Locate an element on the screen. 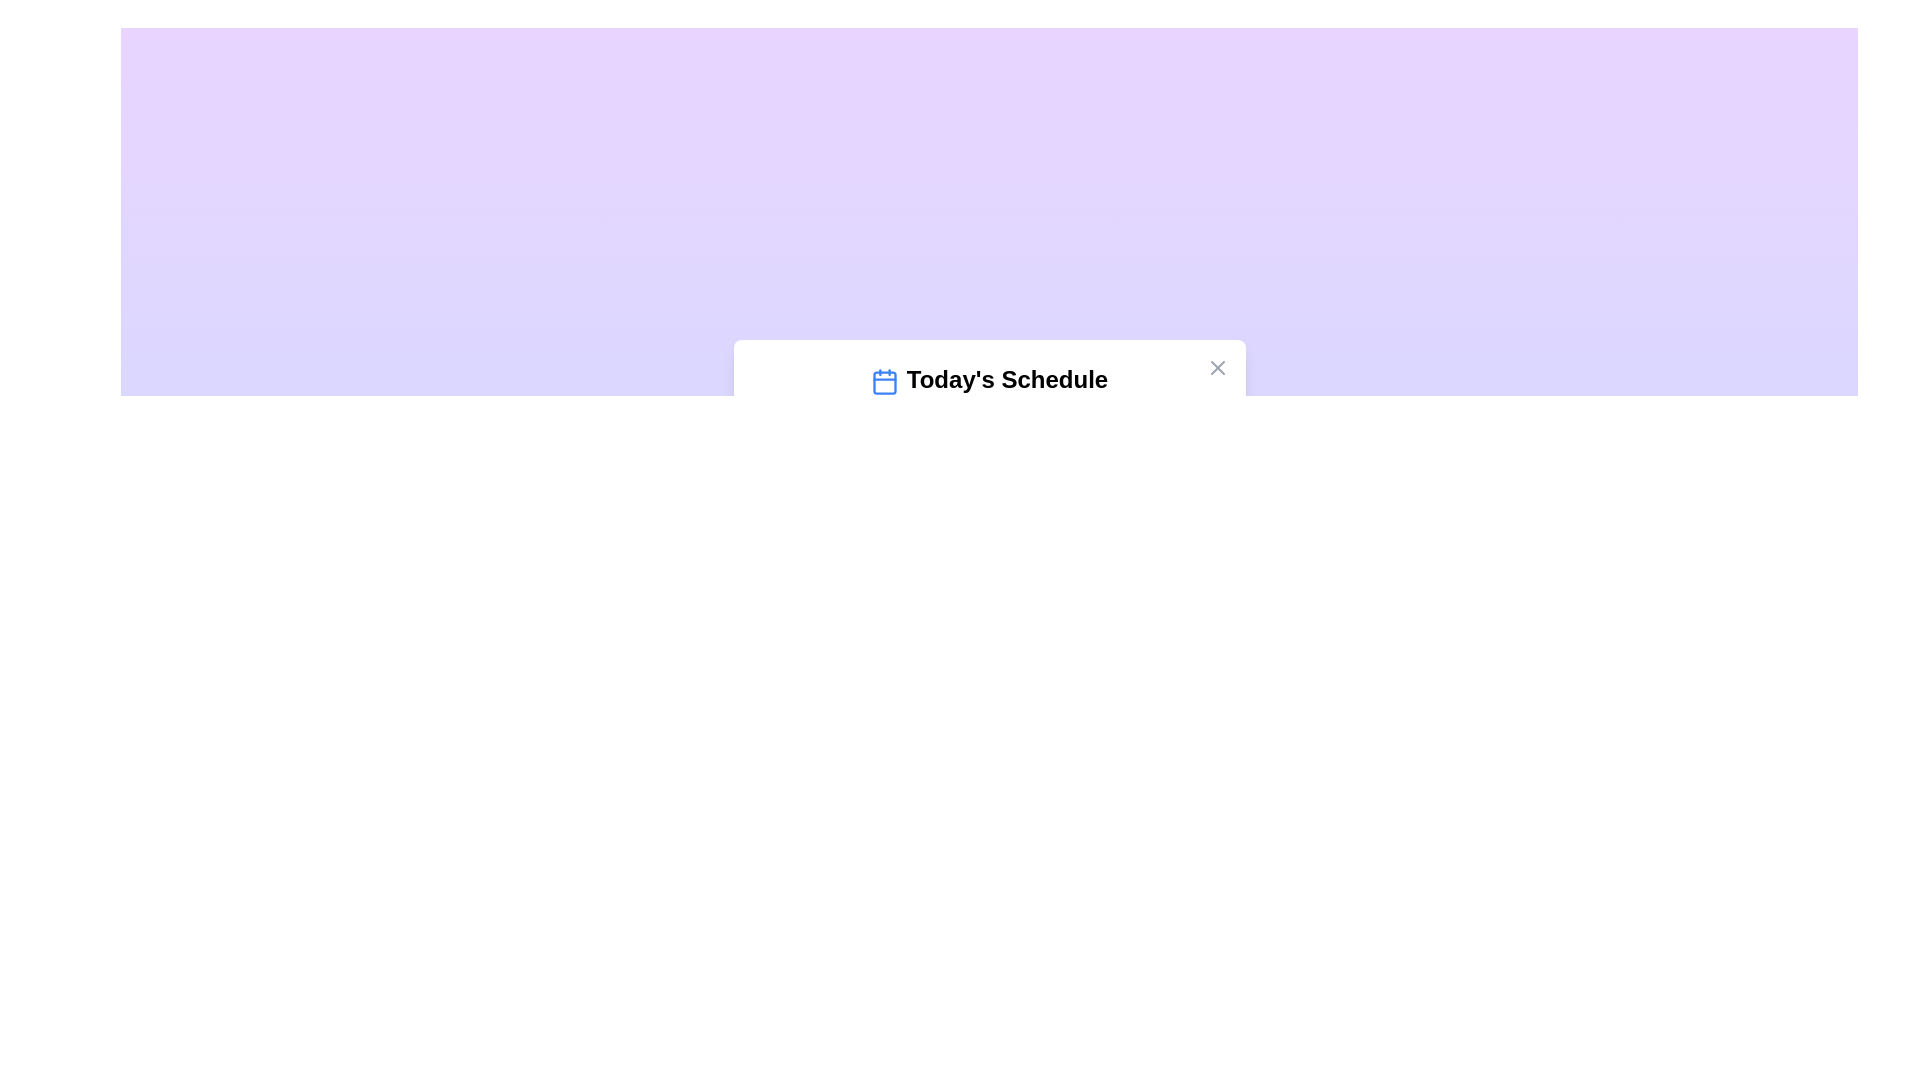 This screenshot has height=1080, width=1920. the close icon located in the top-right section of the header bar next to the 'Today's Schedule' text is located at coordinates (1216, 367).